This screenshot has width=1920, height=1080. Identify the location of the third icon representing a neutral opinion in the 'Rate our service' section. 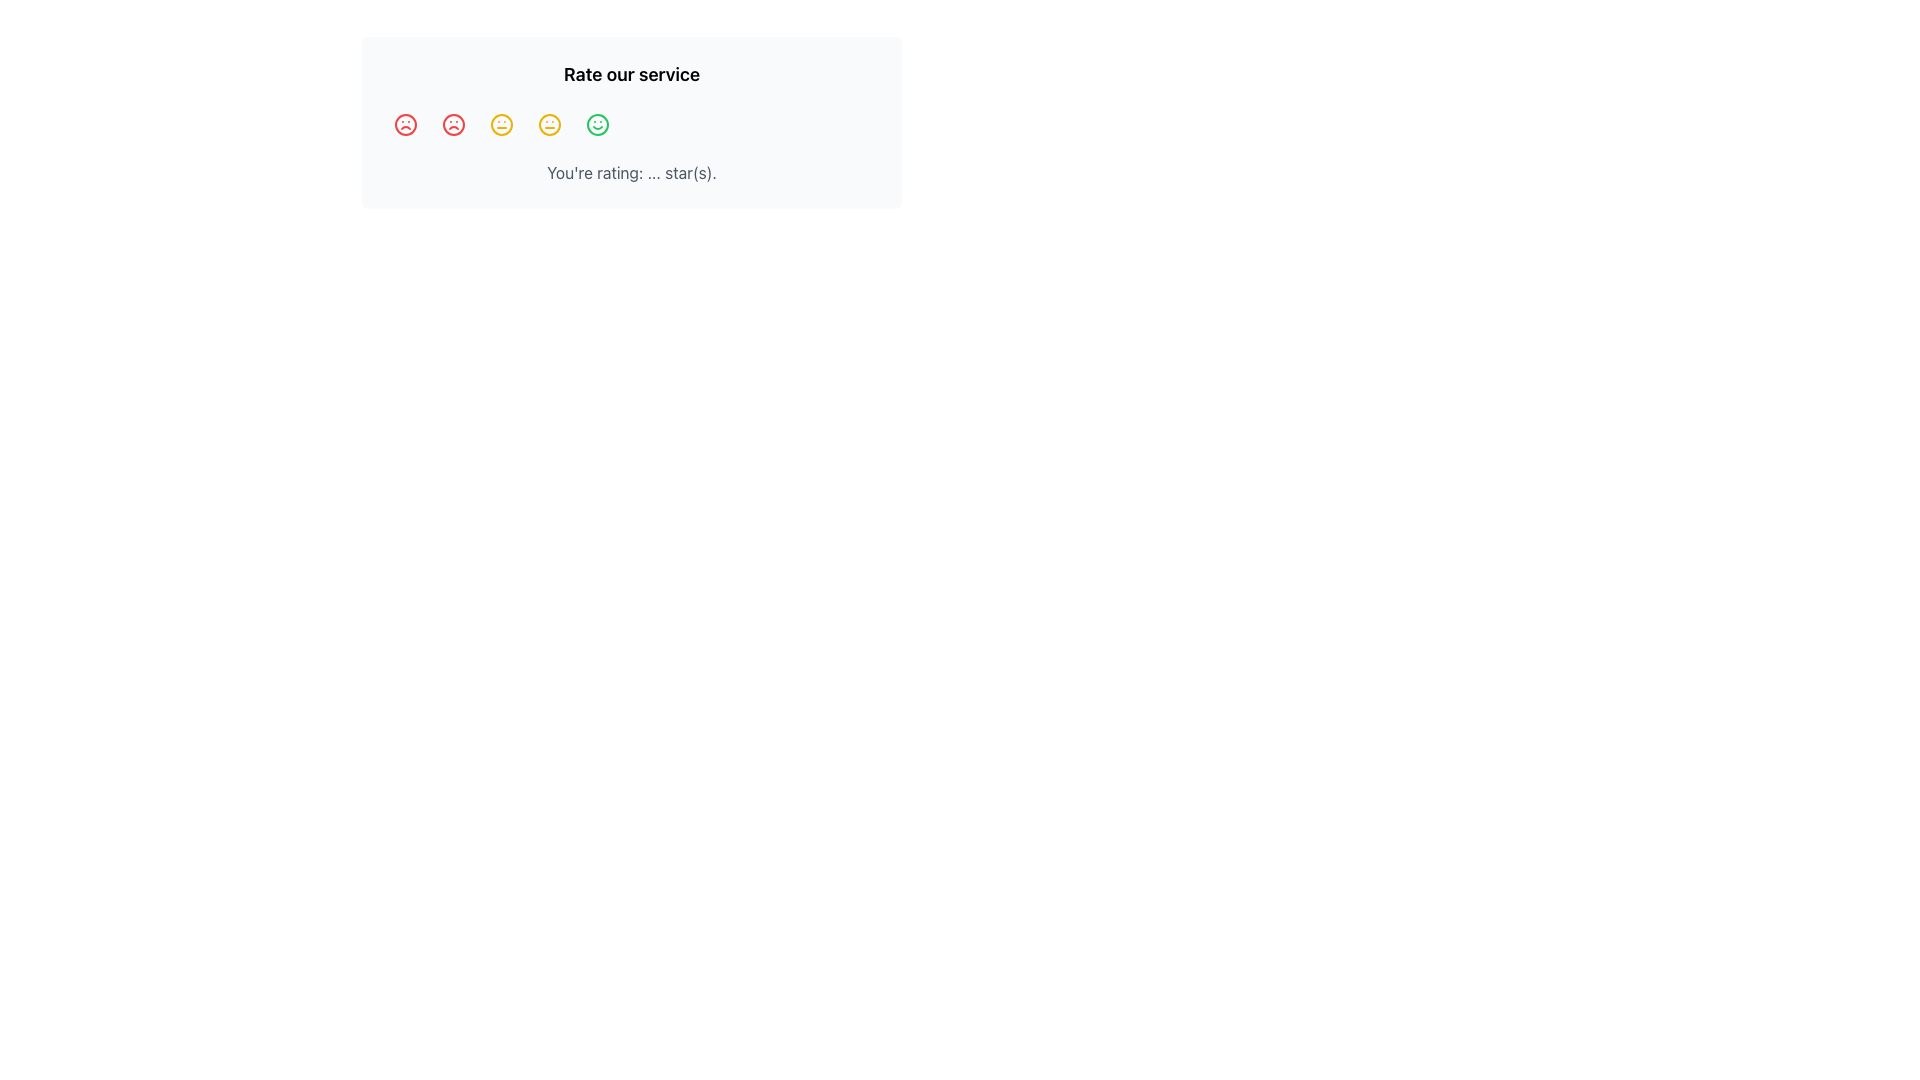
(502, 124).